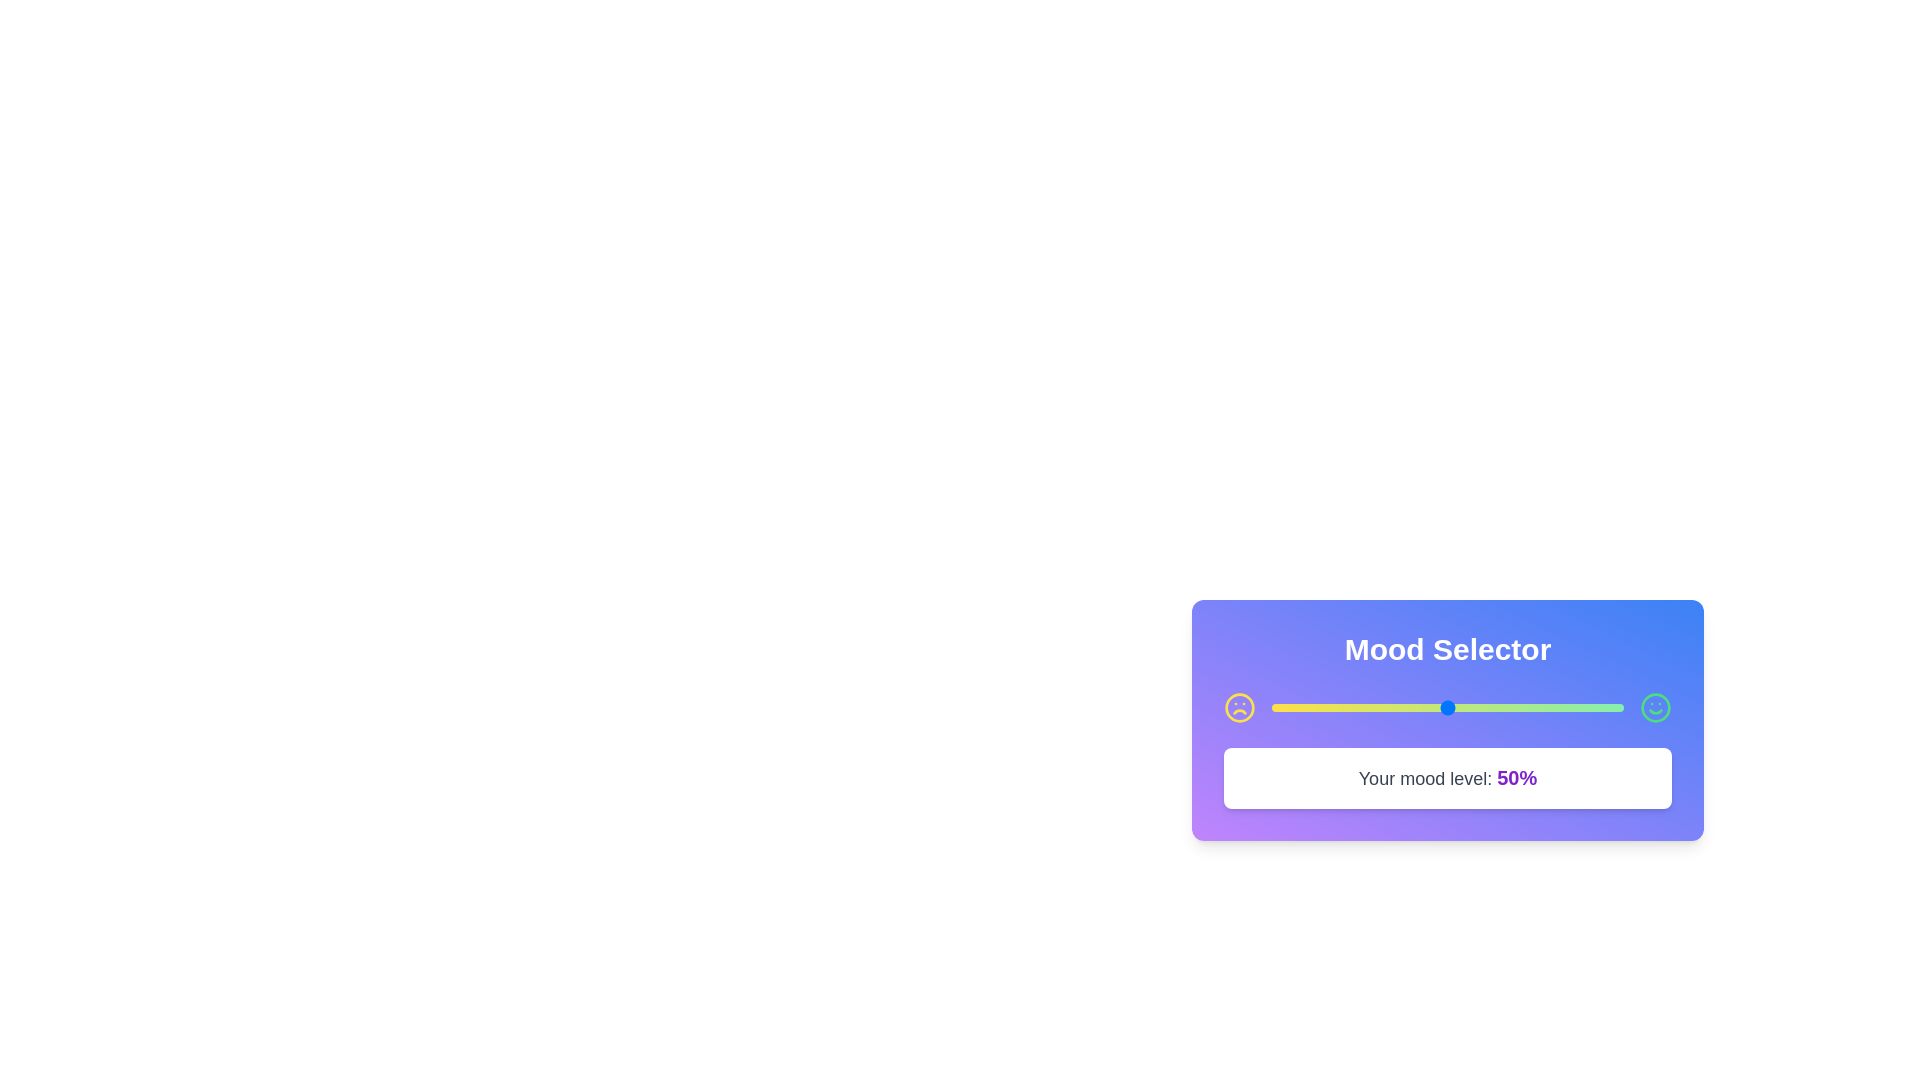 The width and height of the screenshot is (1920, 1080). Describe the element at coordinates (1577, 707) in the screenshot. I see `the mood slider to set the mood value to 87` at that location.